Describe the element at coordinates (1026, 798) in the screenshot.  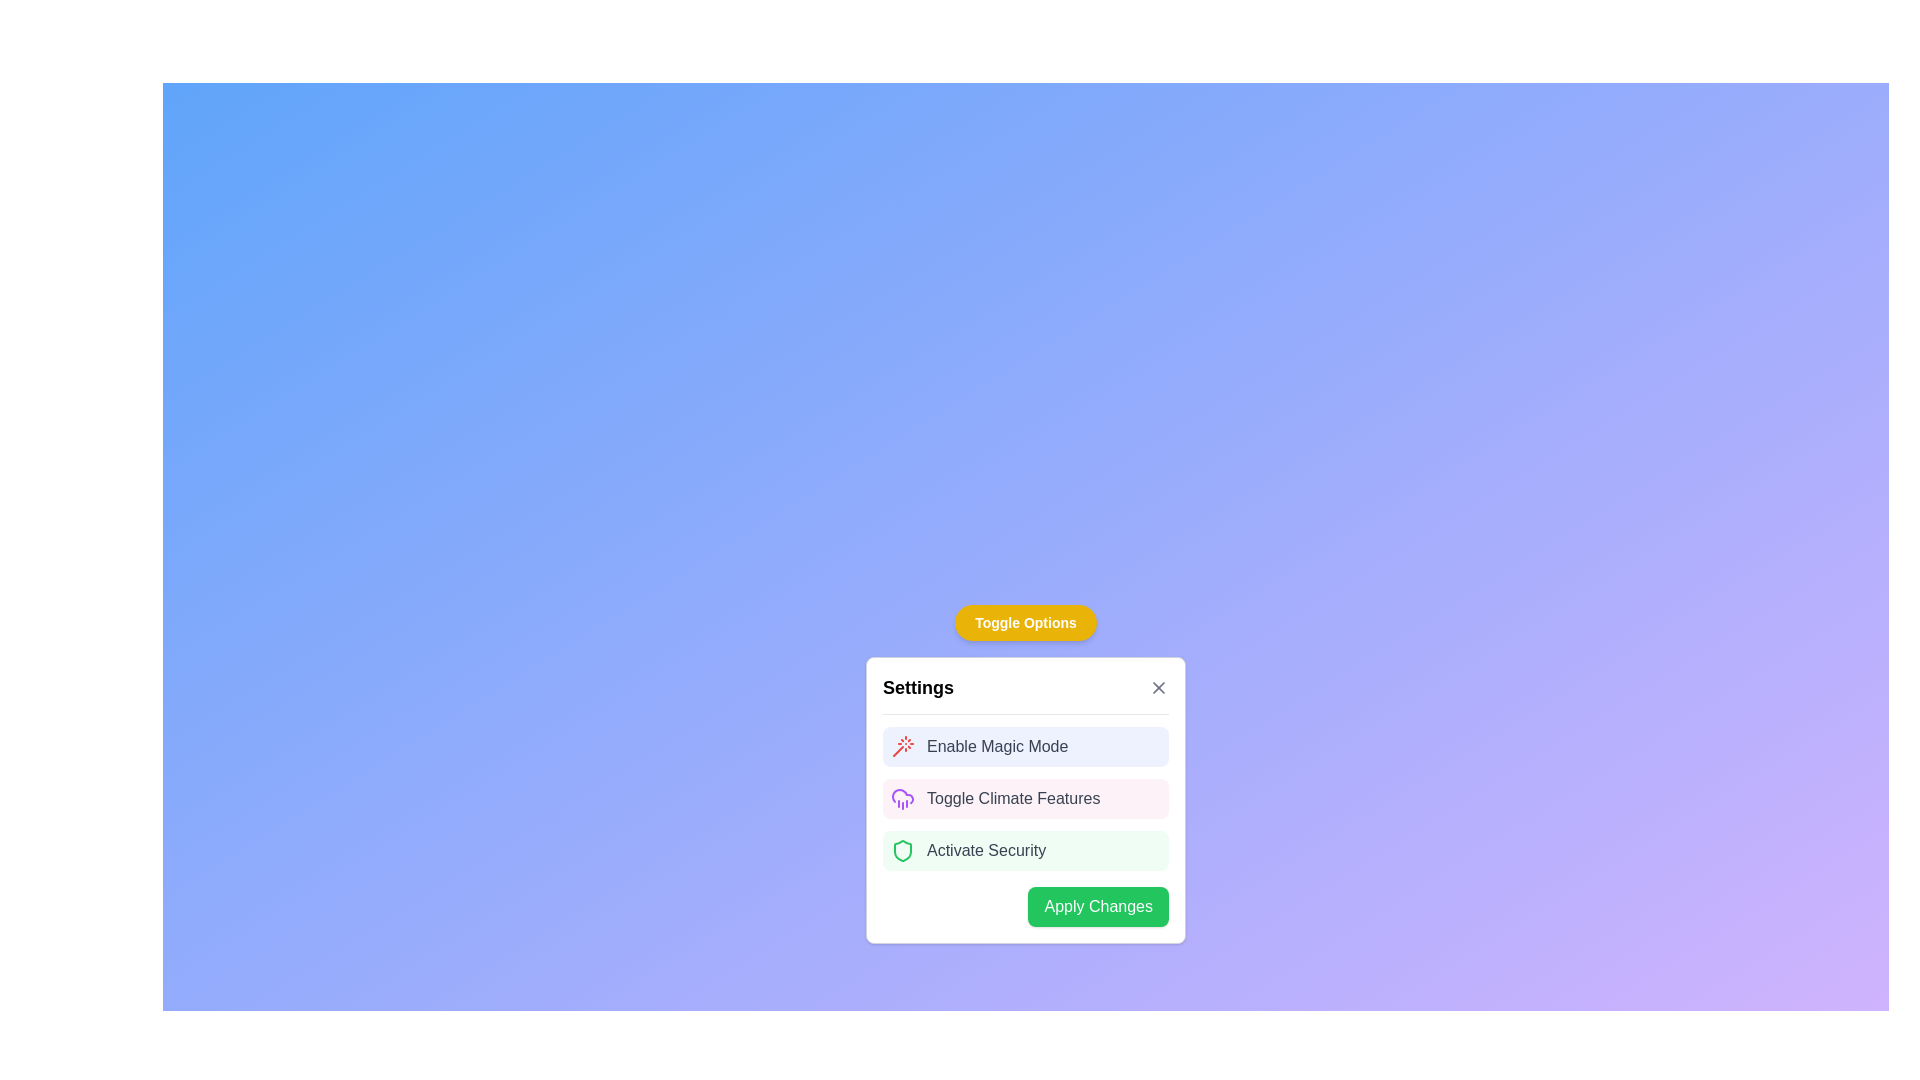
I see `the second option in the settings menu for climate-related features` at that location.